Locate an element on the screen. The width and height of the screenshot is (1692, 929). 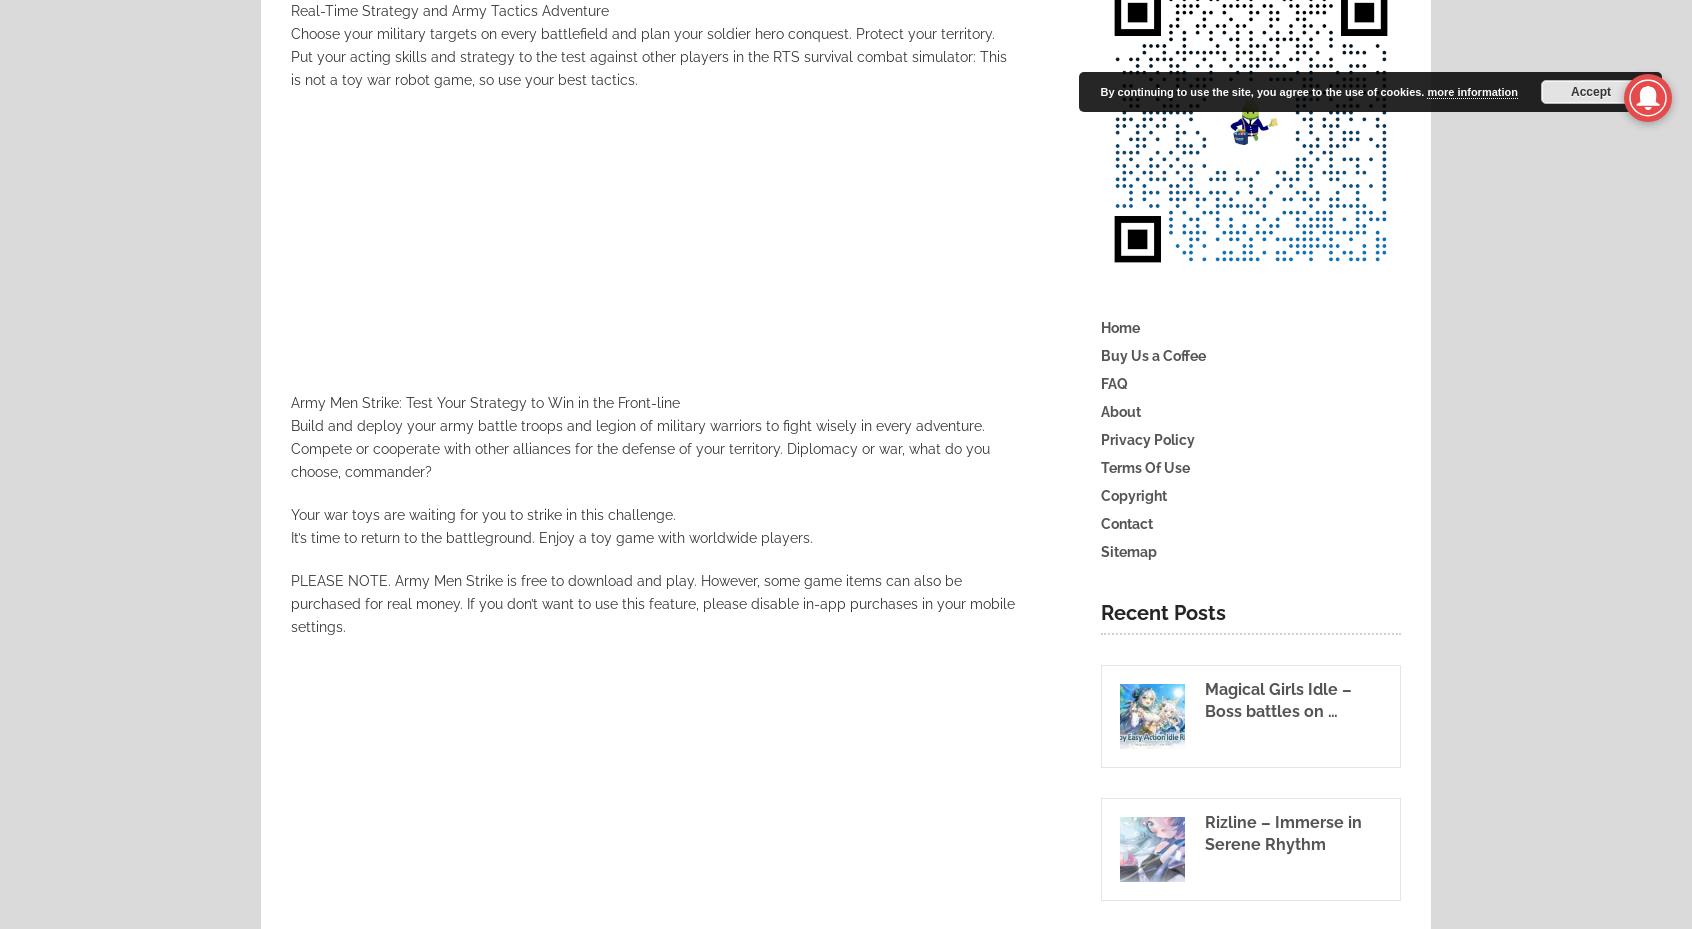
'more information' is located at coordinates (1426, 90).